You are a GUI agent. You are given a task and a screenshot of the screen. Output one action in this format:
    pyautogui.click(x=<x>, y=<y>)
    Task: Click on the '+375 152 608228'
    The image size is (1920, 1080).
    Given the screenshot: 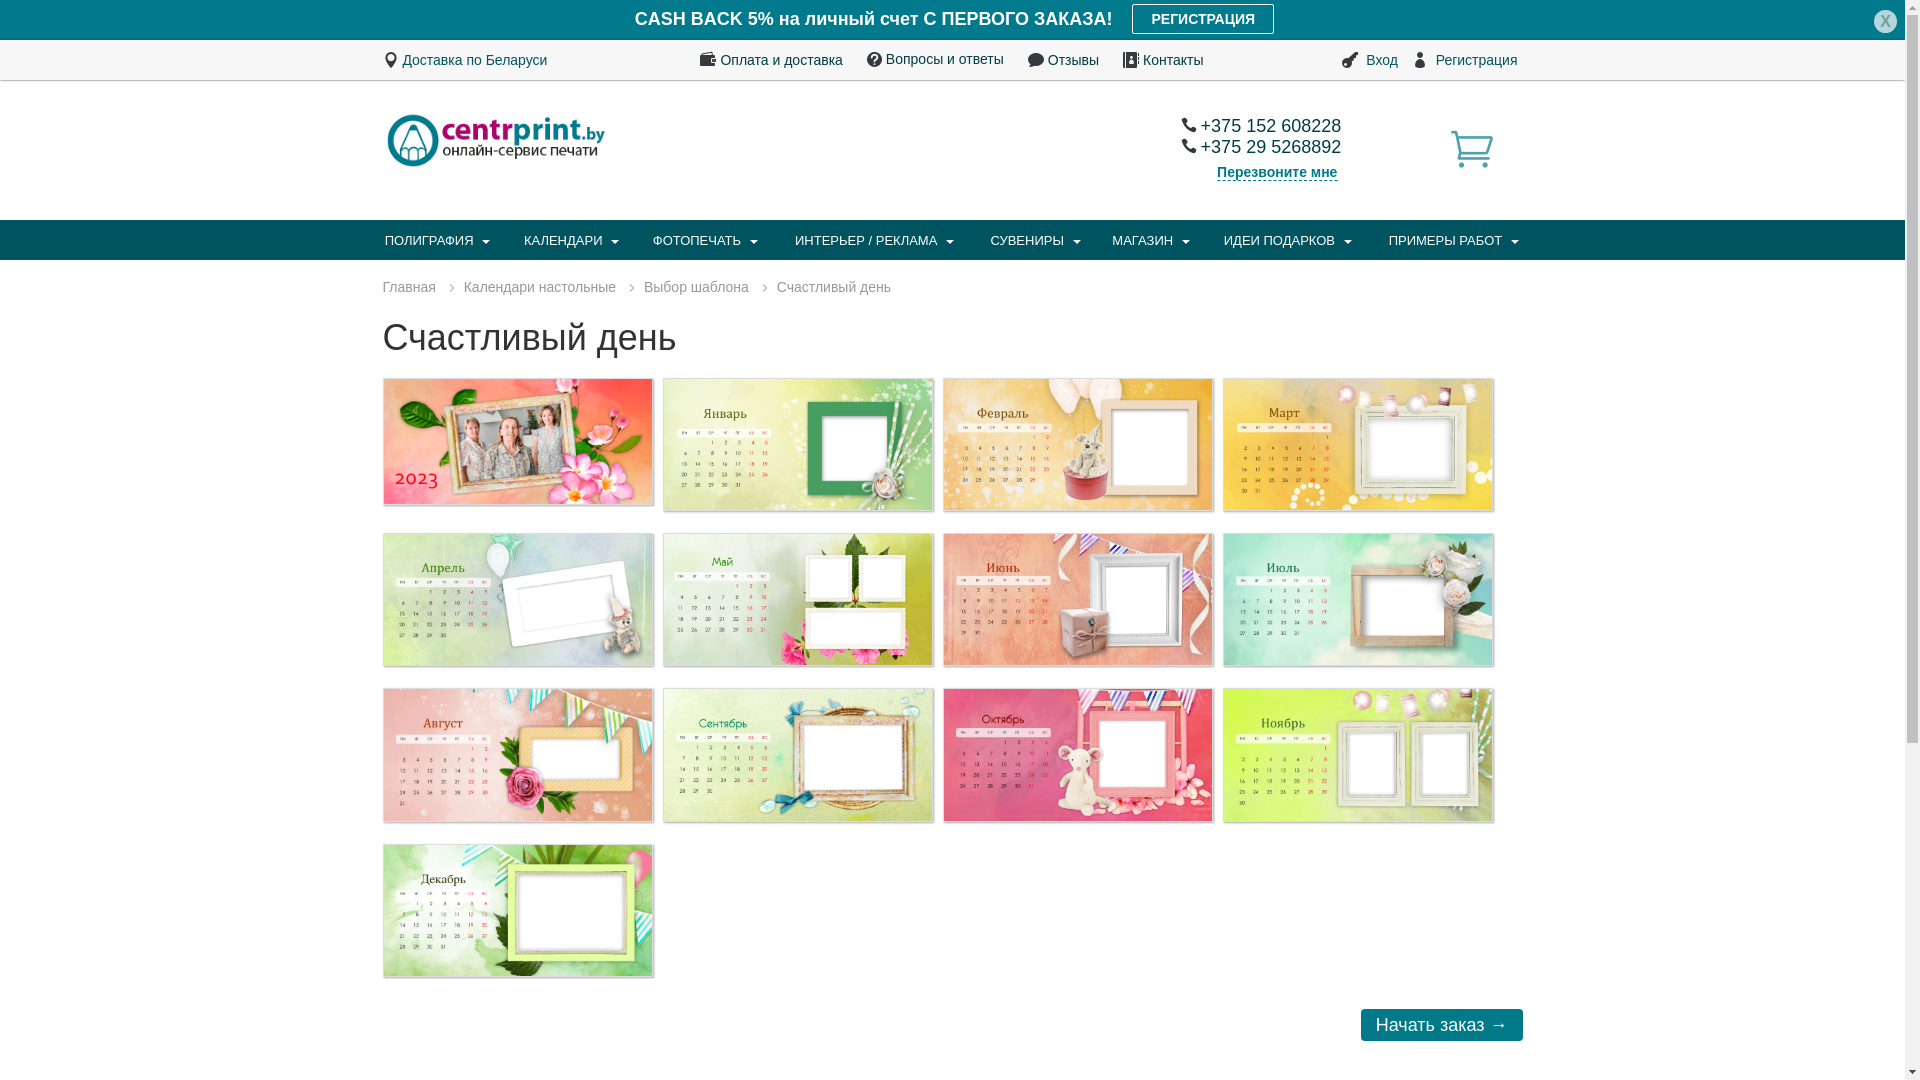 What is the action you would take?
    pyautogui.click(x=1260, y=126)
    